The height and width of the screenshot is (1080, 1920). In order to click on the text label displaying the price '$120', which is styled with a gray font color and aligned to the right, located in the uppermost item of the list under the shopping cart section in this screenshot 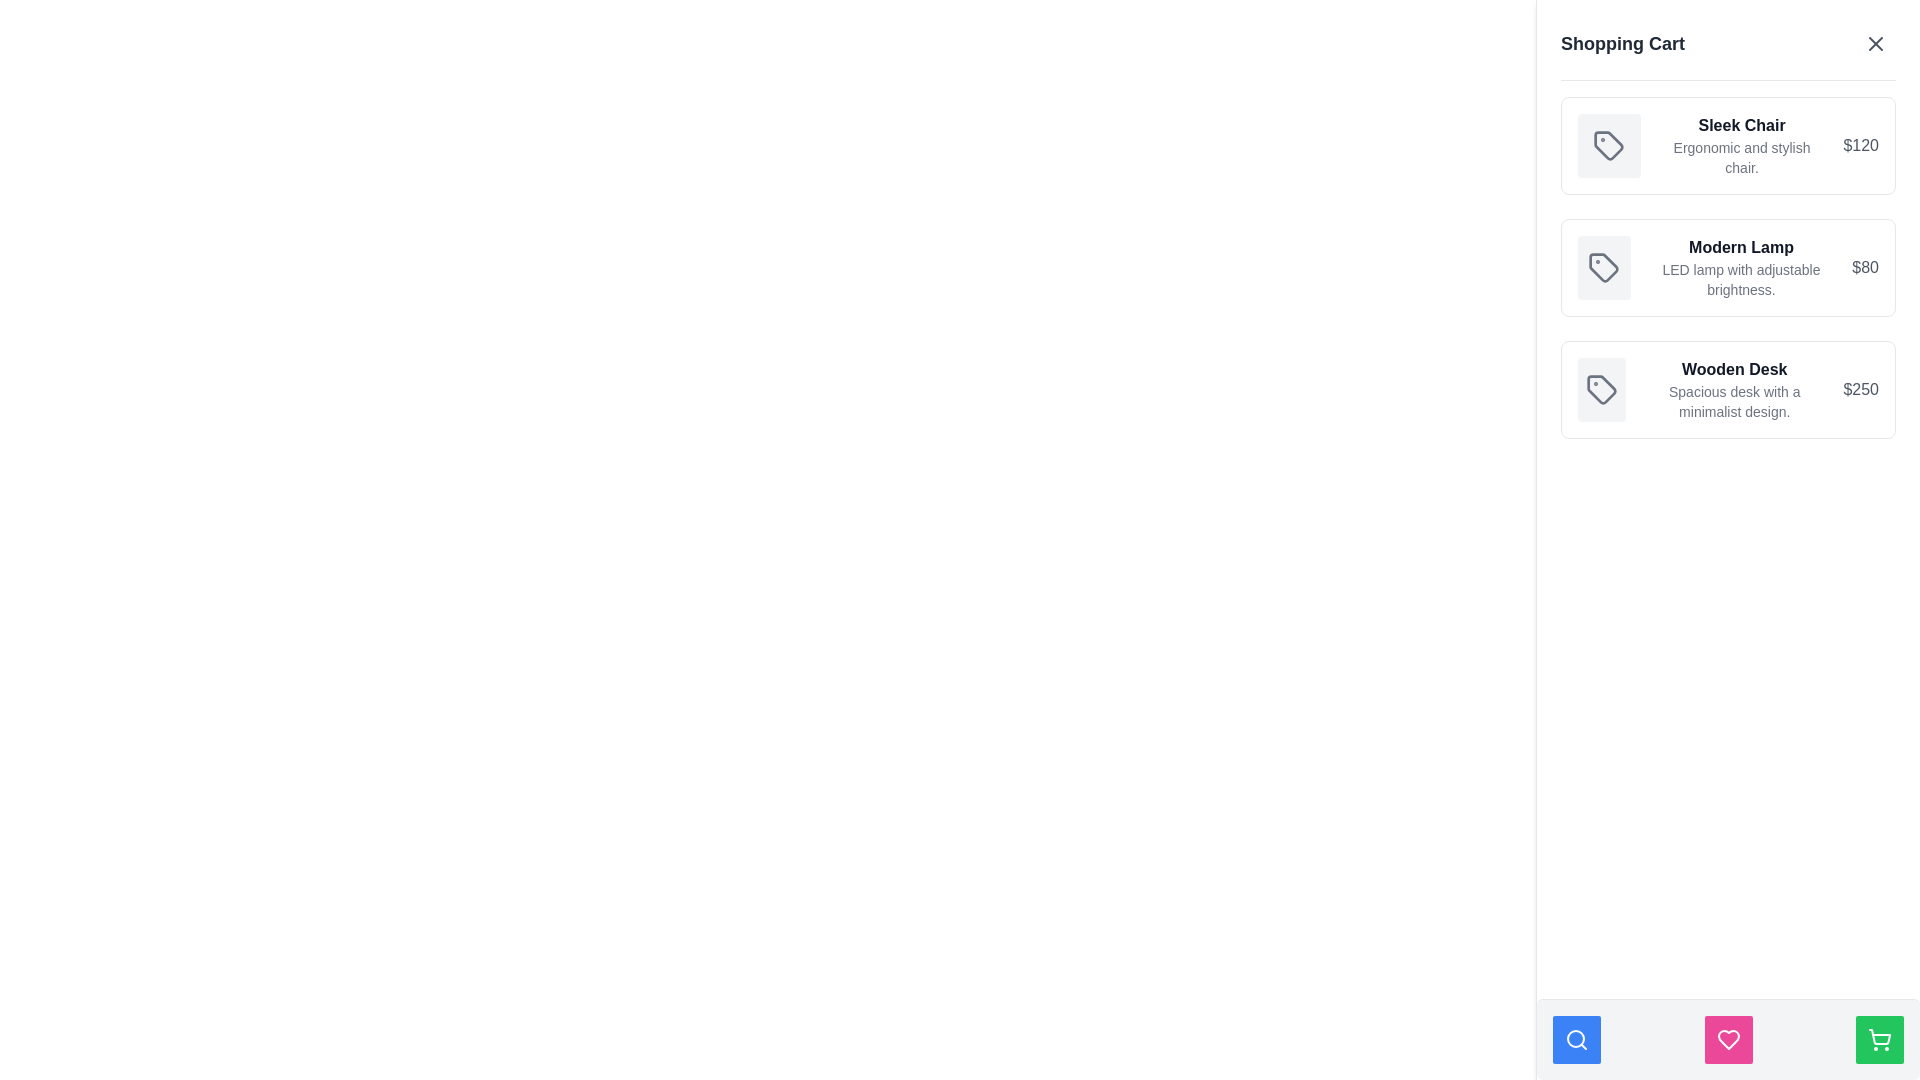, I will do `click(1860, 145)`.